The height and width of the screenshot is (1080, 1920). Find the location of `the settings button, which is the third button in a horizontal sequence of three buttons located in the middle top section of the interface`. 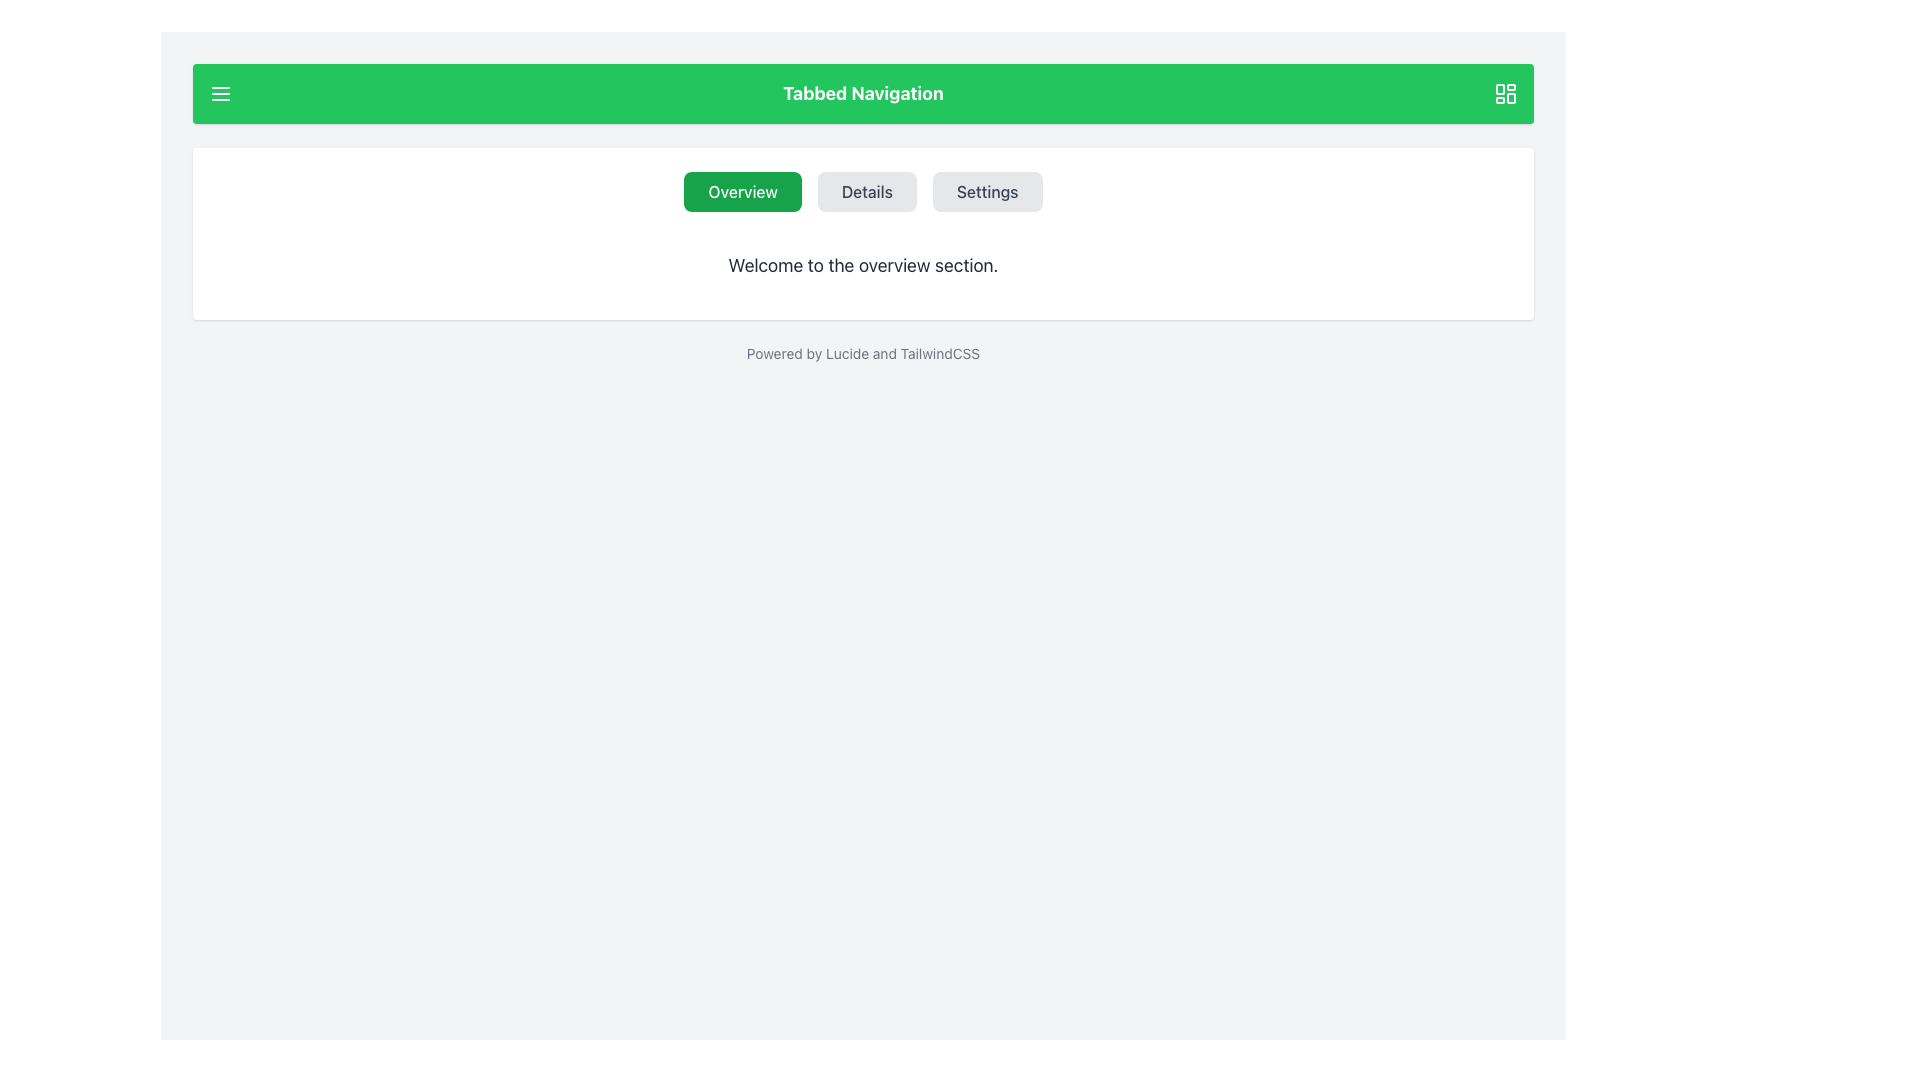

the settings button, which is the third button in a horizontal sequence of three buttons located in the middle top section of the interface is located at coordinates (987, 192).